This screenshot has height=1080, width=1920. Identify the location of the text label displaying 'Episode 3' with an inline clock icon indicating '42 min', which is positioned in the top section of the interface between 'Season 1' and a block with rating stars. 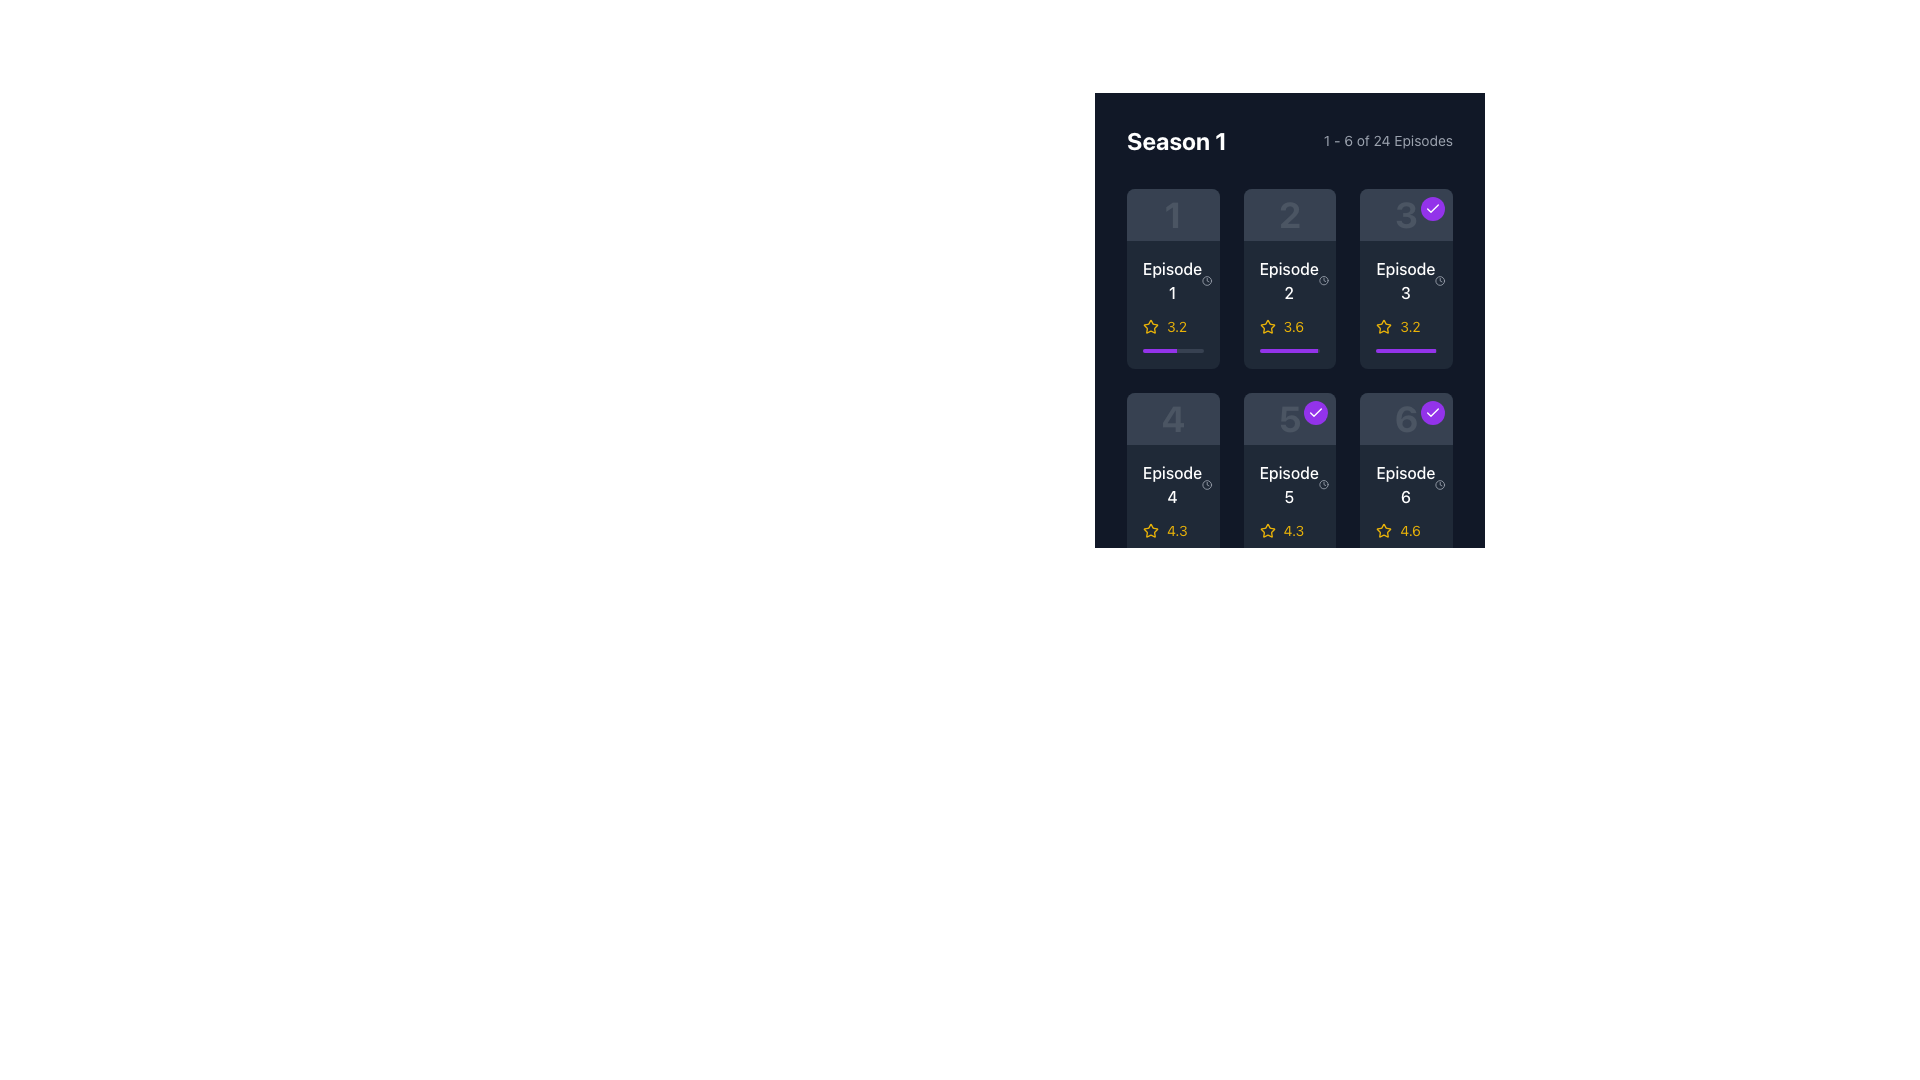
(1405, 281).